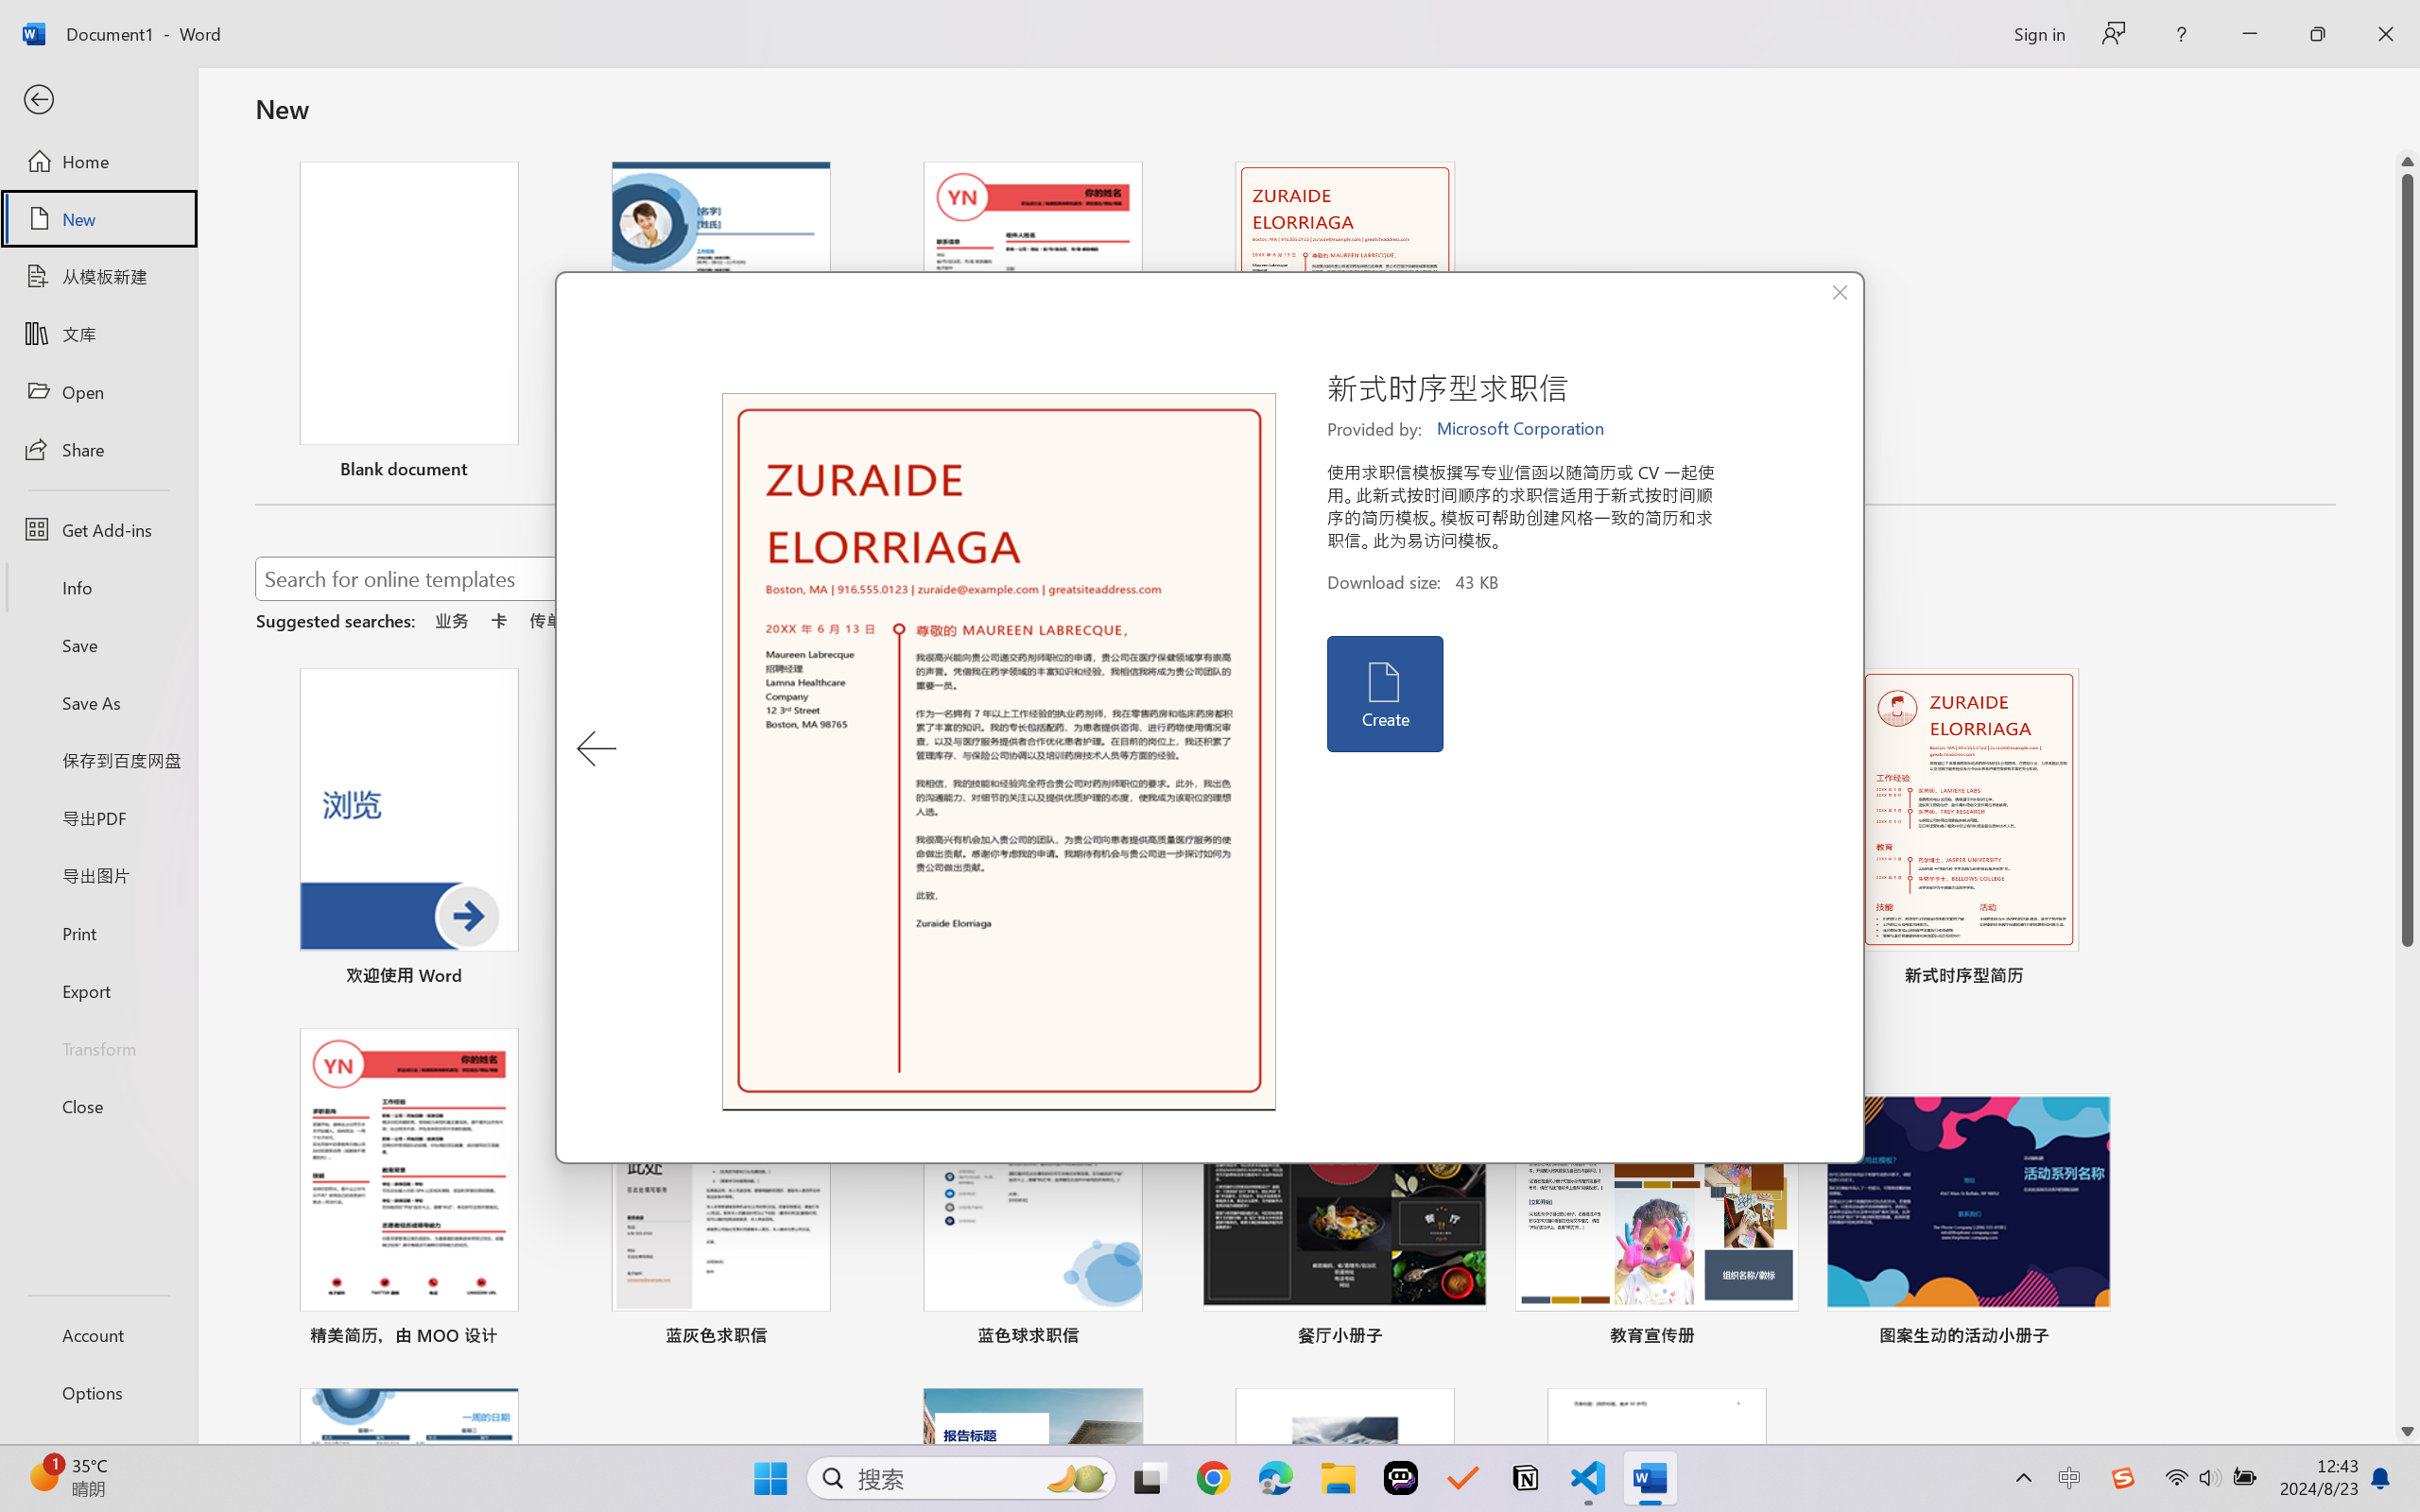 The image size is (2420, 1512). Describe the element at coordinates (97, 933) in the screenshot. I see `'Print'` at that location.